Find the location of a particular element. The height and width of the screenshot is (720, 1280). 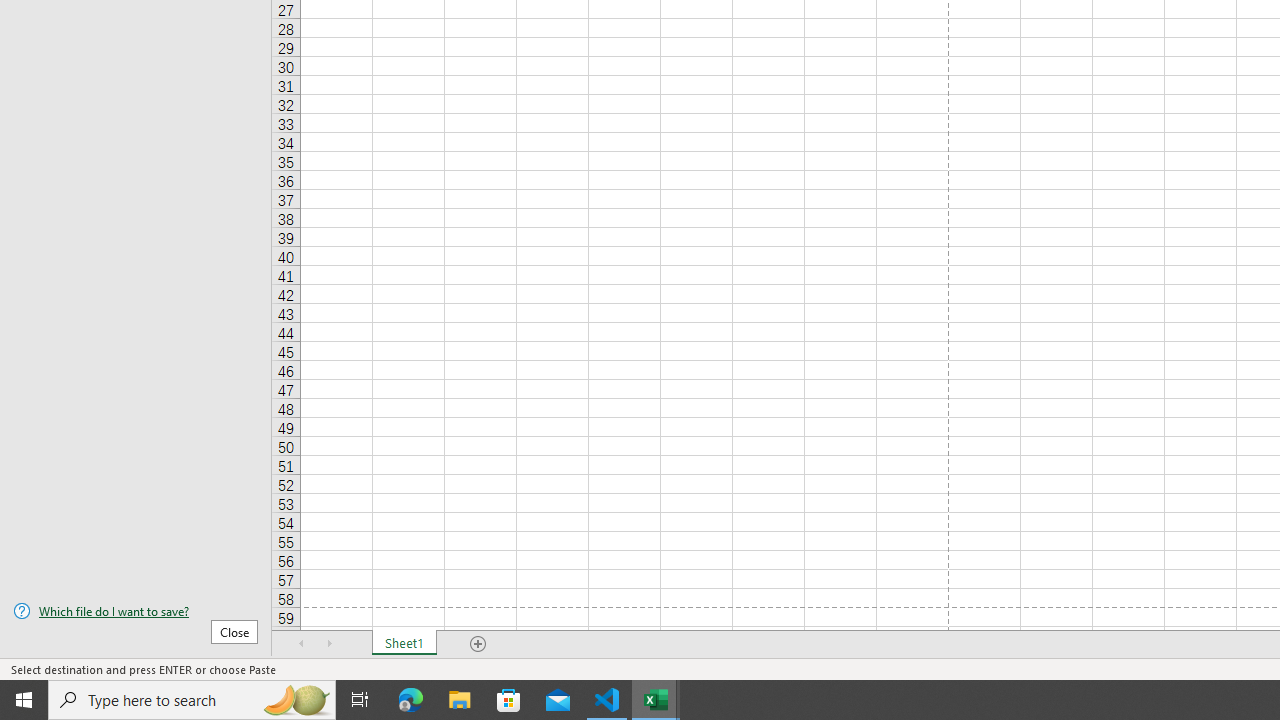

'Visual Studio Code - 1 running window' is located at coordinates (606, 698).